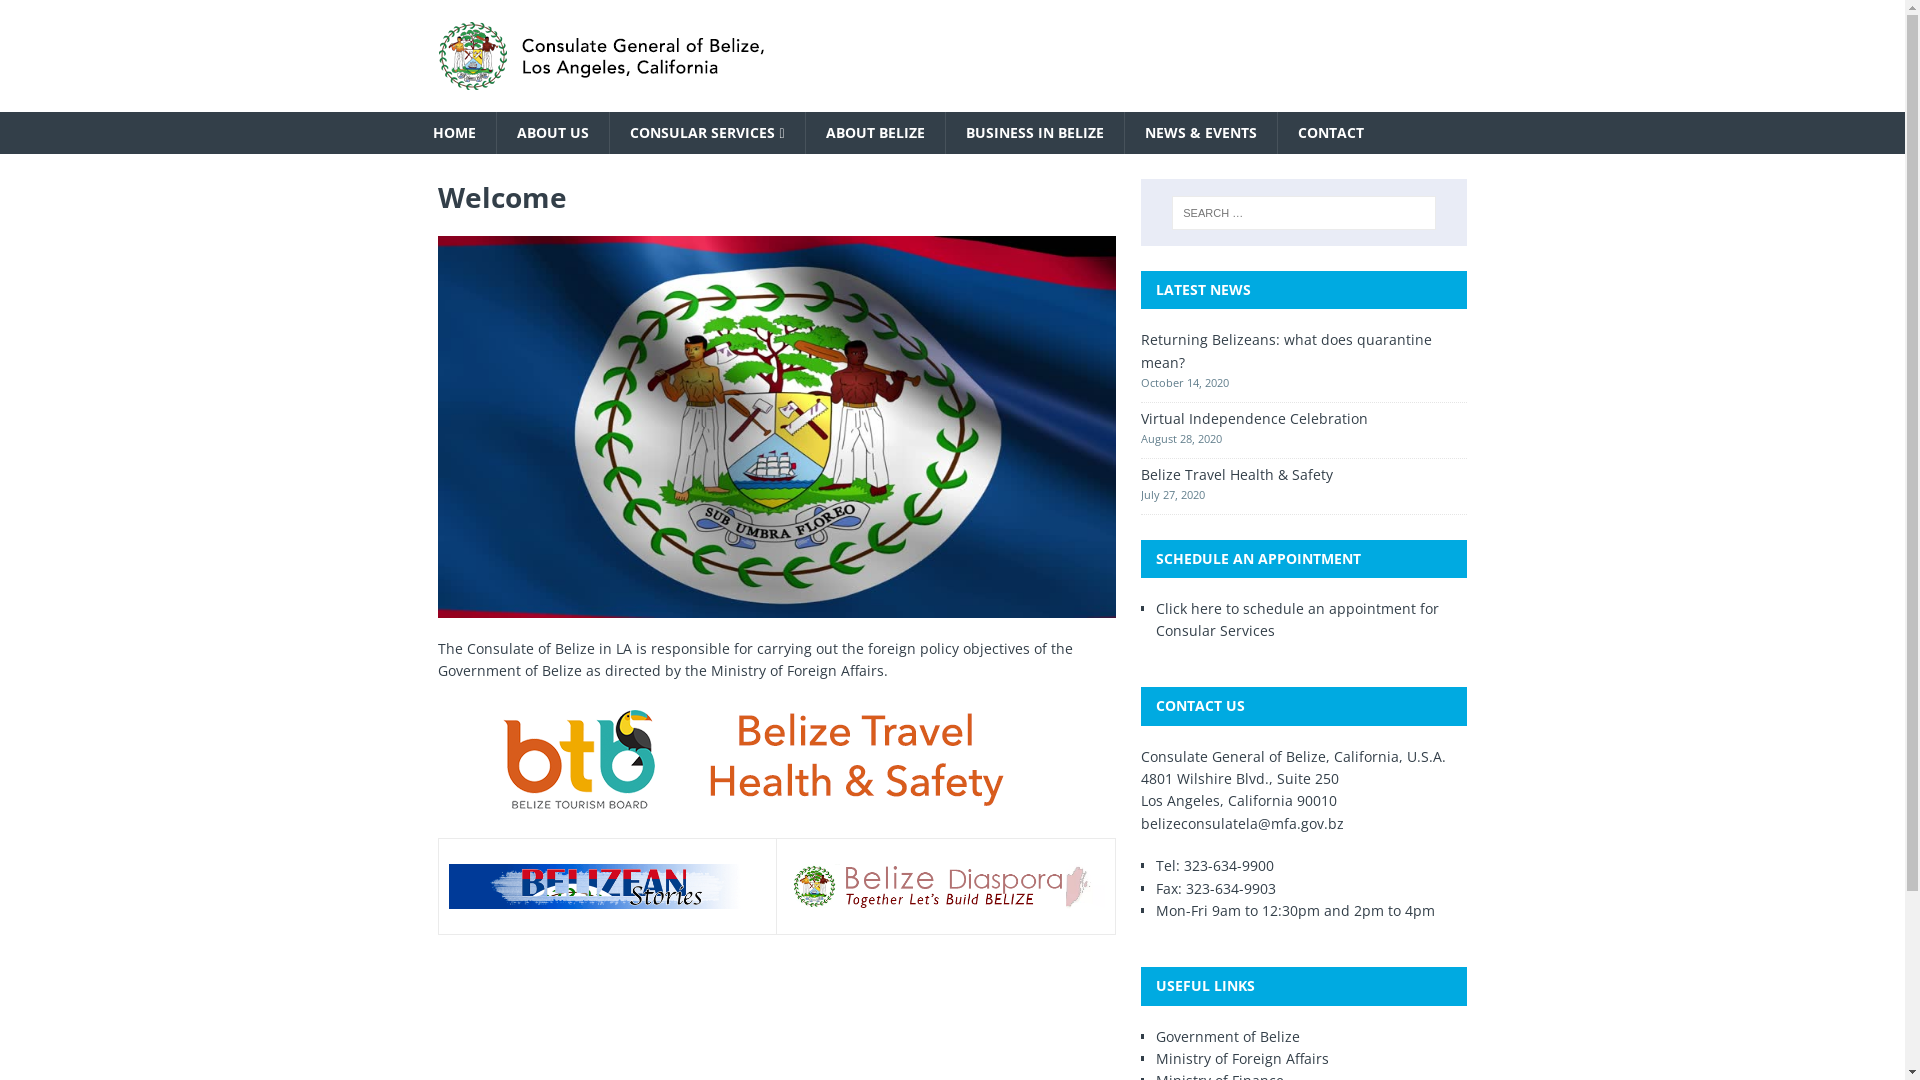 Image resolution: width=1920 pixels, height=1080 pixels. What do you see at coordinates (1330, 132) in the screenshot?
I see `'CONTACT'` at bounding box center [1330, 132].